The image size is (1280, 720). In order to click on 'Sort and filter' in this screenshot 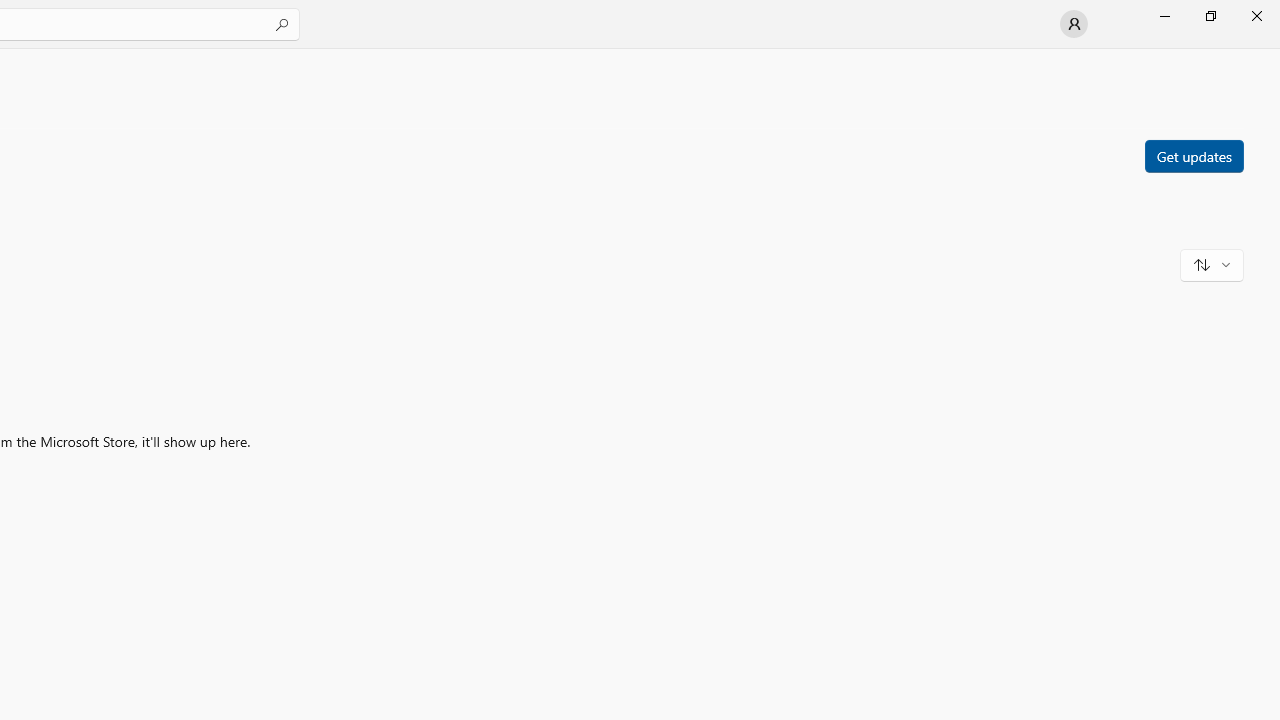, I will do `click(1211, 263)`.